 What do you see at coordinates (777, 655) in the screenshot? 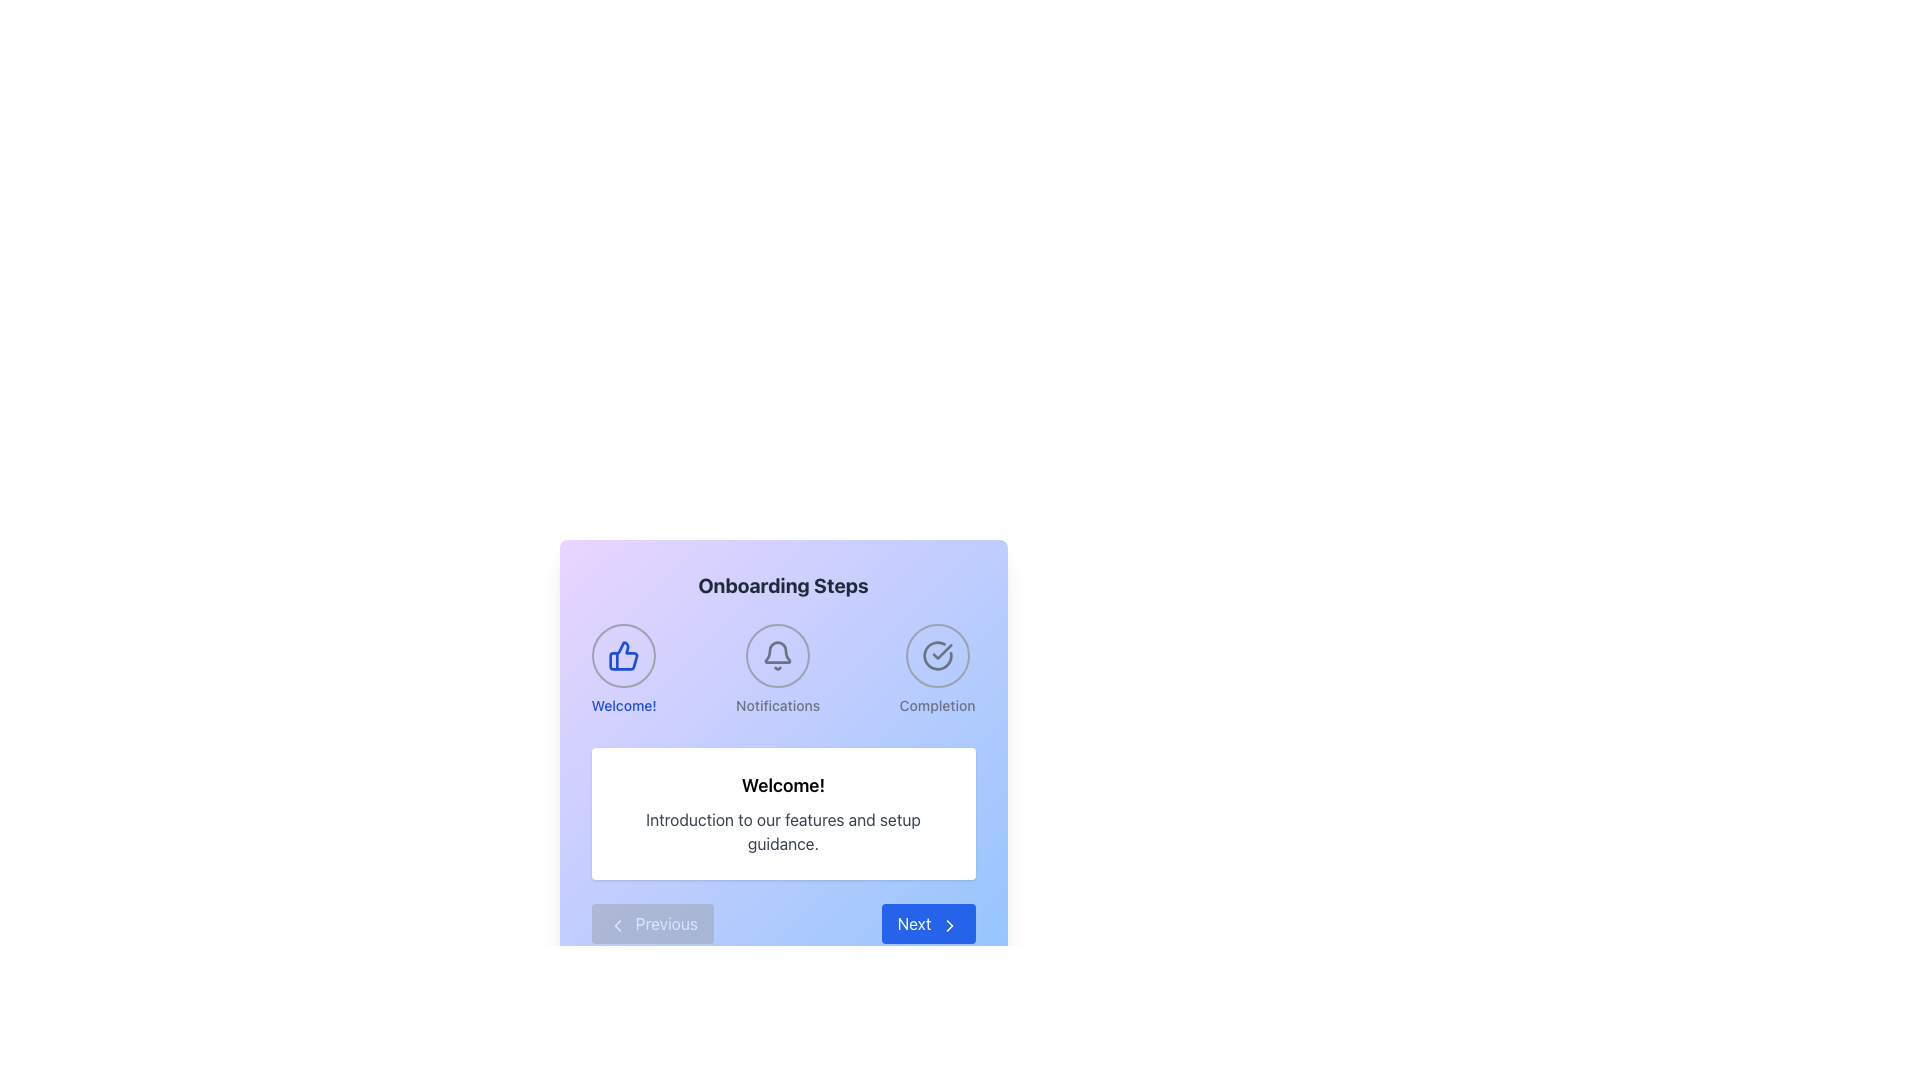
I see `the notification icon, which is the second icon under the 'Onboarding Steps' heading` at bounding box center [777, 655].